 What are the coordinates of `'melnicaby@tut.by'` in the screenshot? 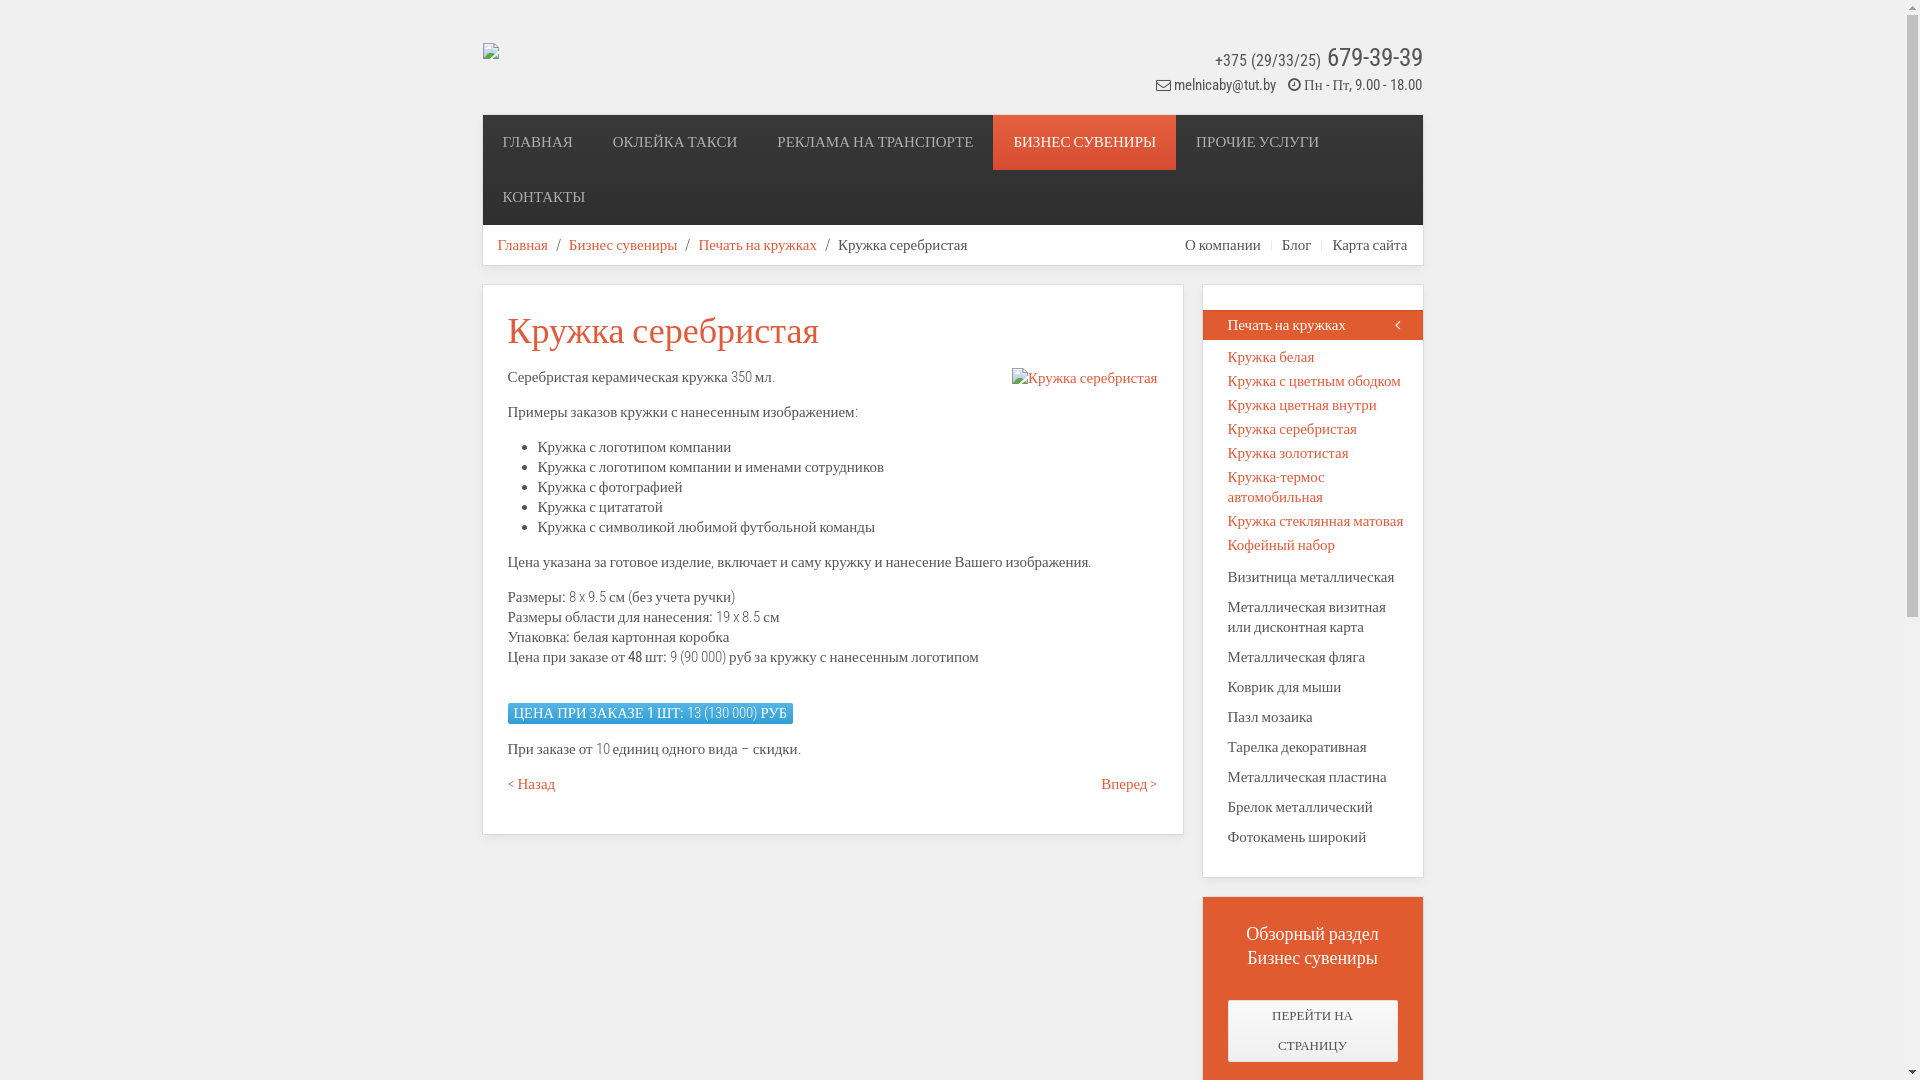 It's located at (1223, 83).